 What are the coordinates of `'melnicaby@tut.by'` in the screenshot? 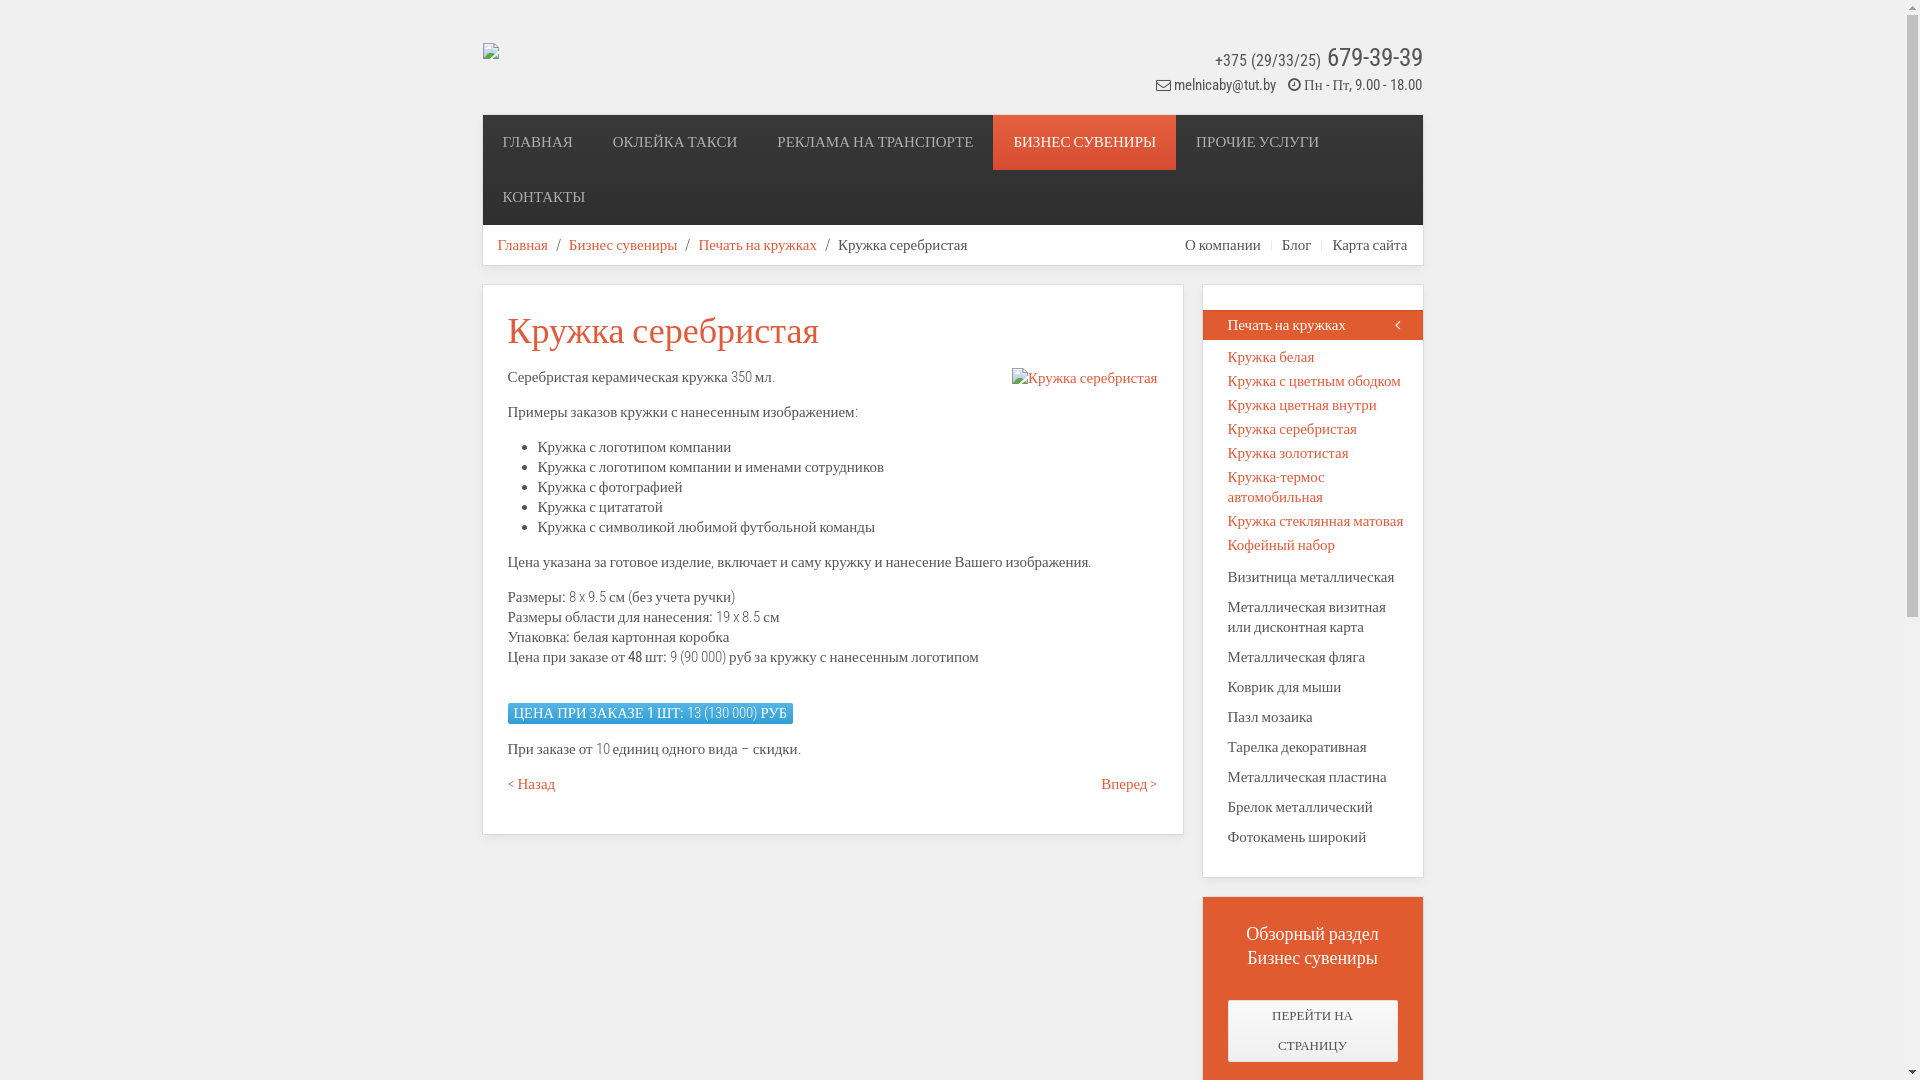 It's located at (1223, 83).